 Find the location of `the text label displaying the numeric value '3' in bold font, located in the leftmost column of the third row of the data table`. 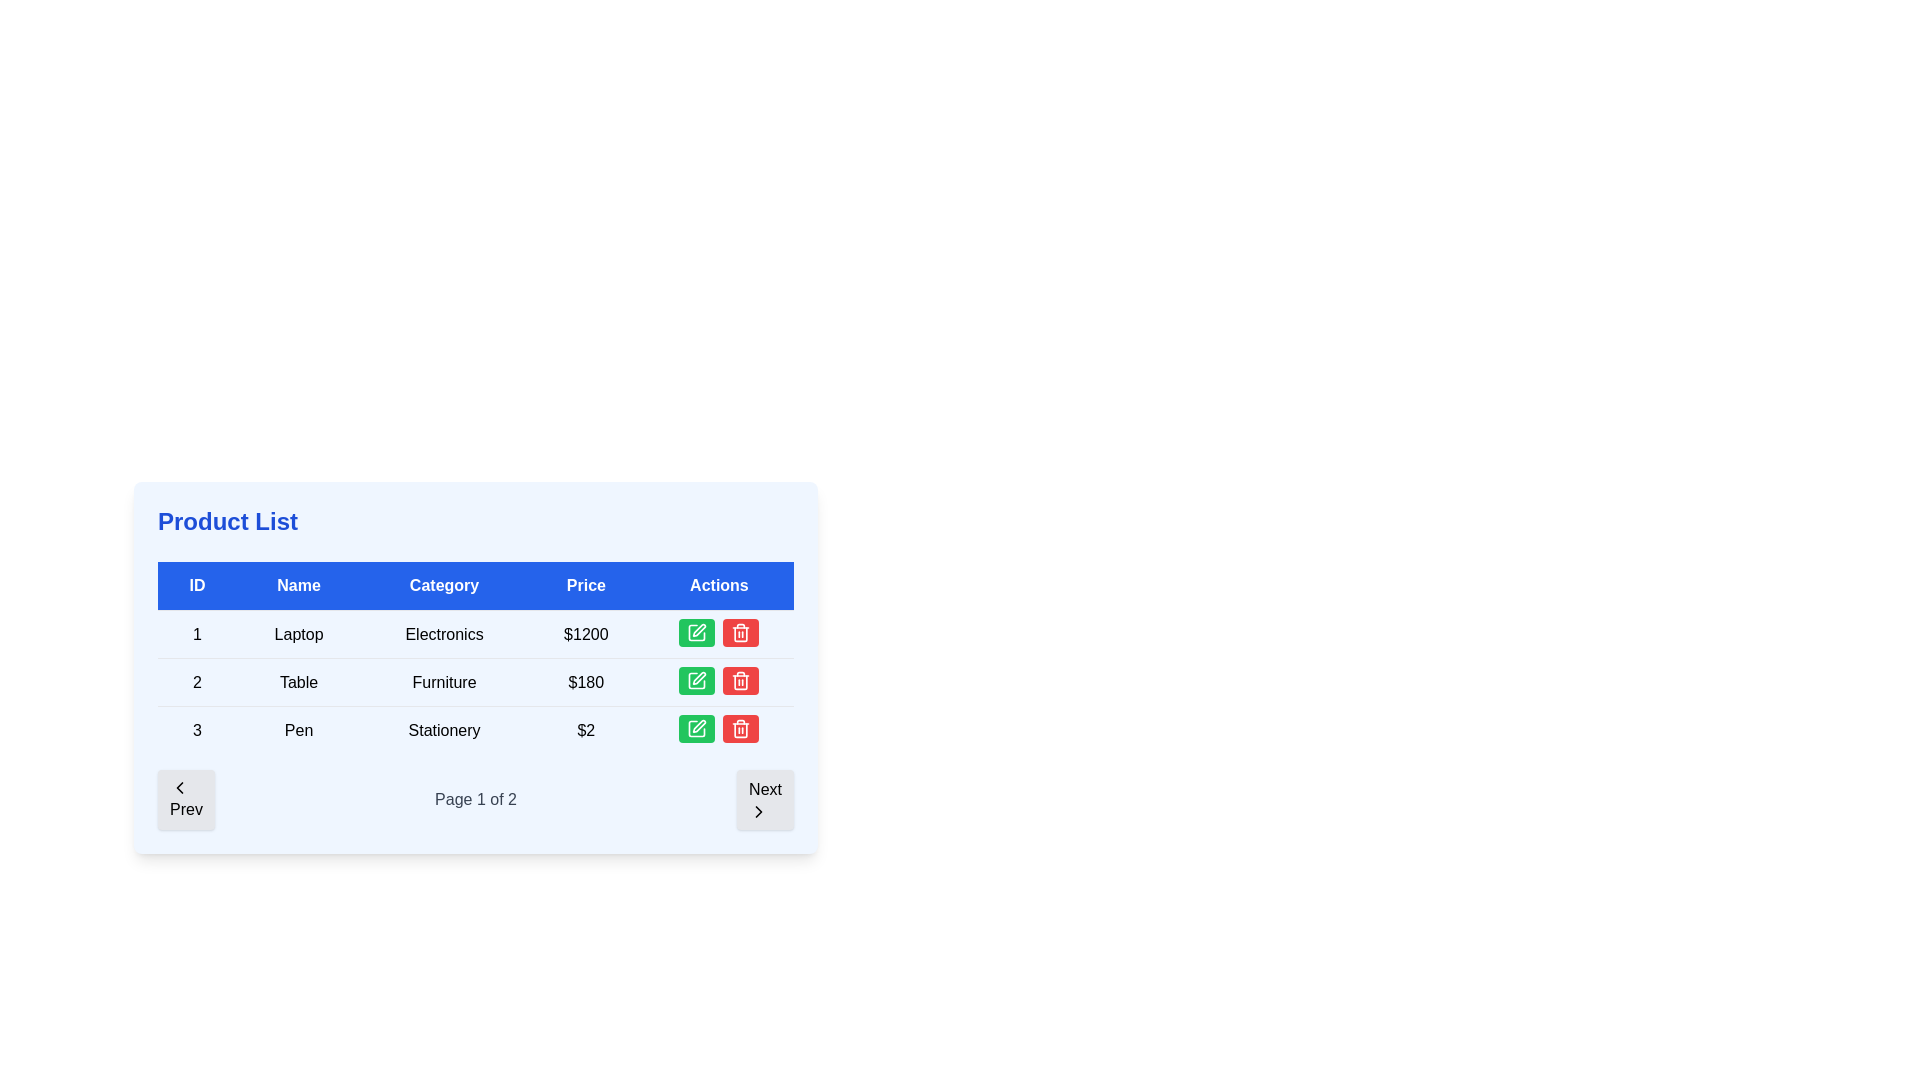

the text label displaying the numeric value '3' in bold font, located in the leftmost column of the third row of the data table is located at coordinates (197, 730).